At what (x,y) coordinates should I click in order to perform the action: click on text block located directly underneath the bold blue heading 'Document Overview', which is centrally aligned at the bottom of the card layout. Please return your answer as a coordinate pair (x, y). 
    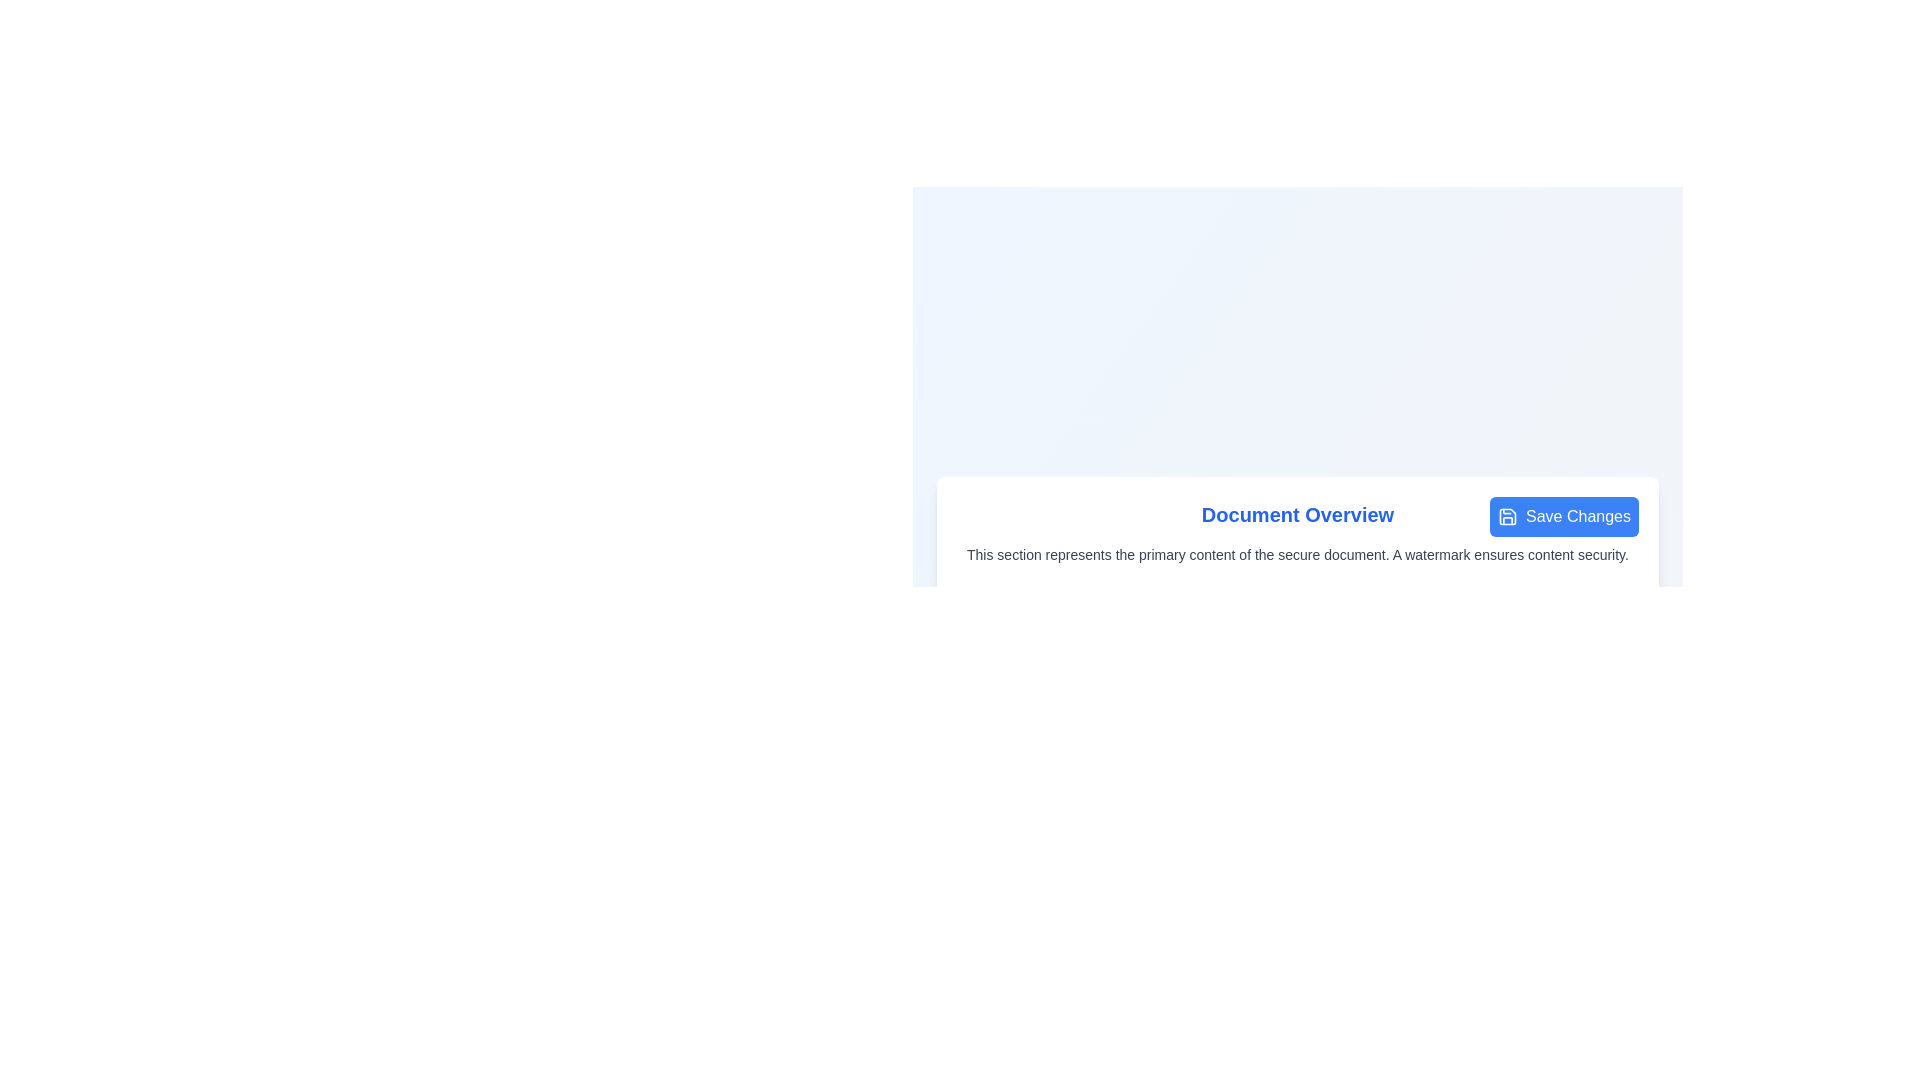
    Looking at the image, I should click on (1297, 555).